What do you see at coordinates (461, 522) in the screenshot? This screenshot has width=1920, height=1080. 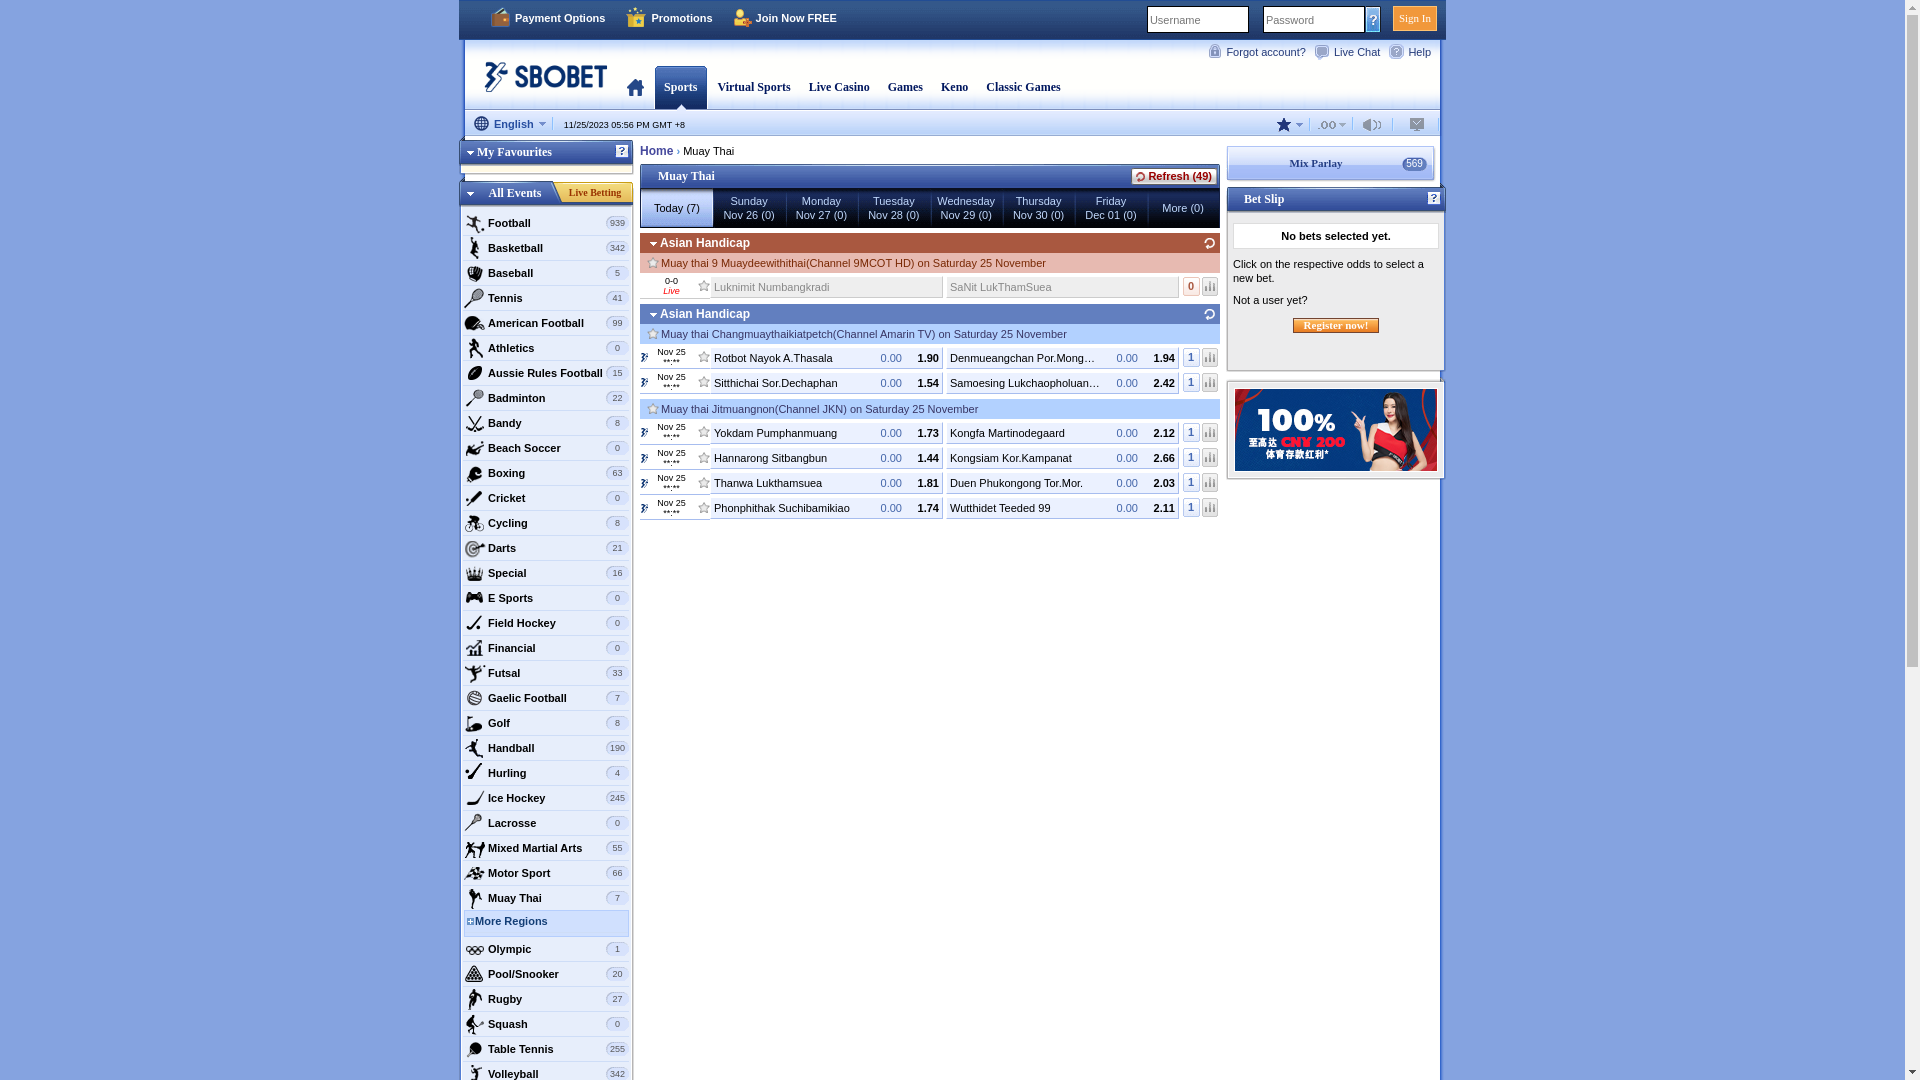 I see `'Cycling` at bounding box center [461, 522].